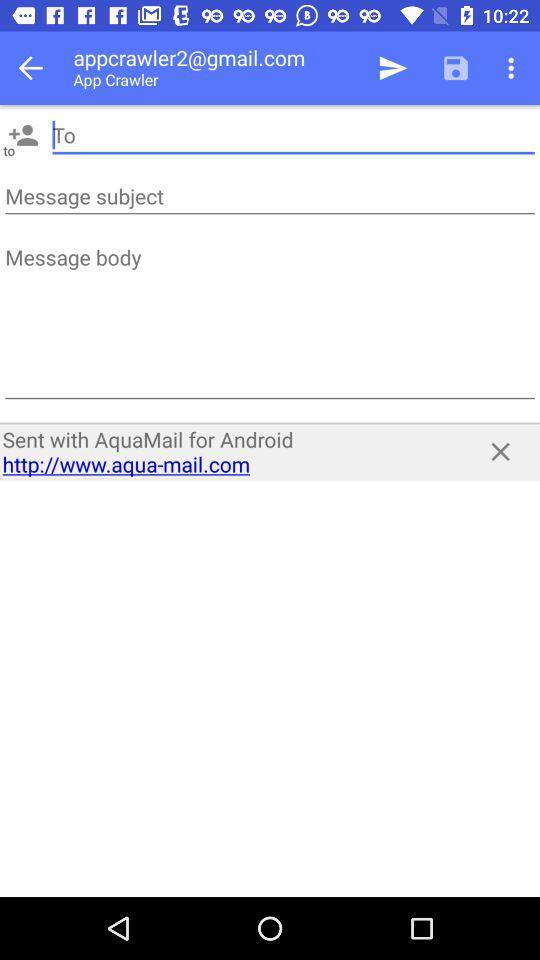 The height and width of the screenshot is (960, 540). Describe the element at coordinates (393, 68) in the screenshot. I see `icon next to the appcrawler2@gmail.com` at that location.